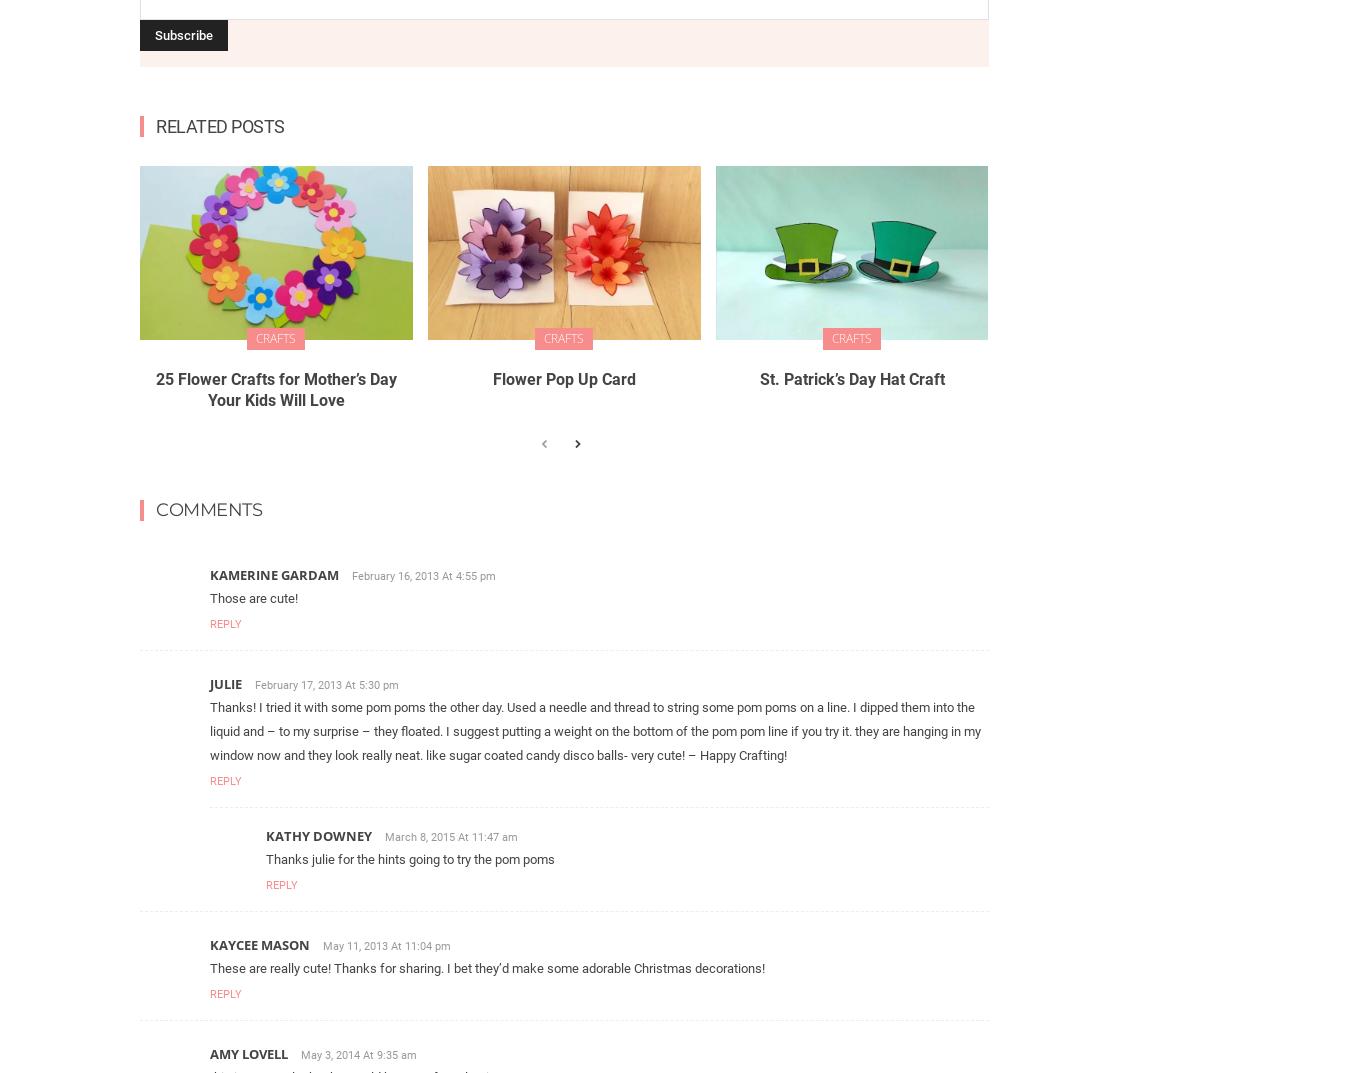 Image resolution: width=1350 pixels, height=1073 pixels. I want to click on 'Thanks julie for the hints going to try the pom poms', so click(410, 857).